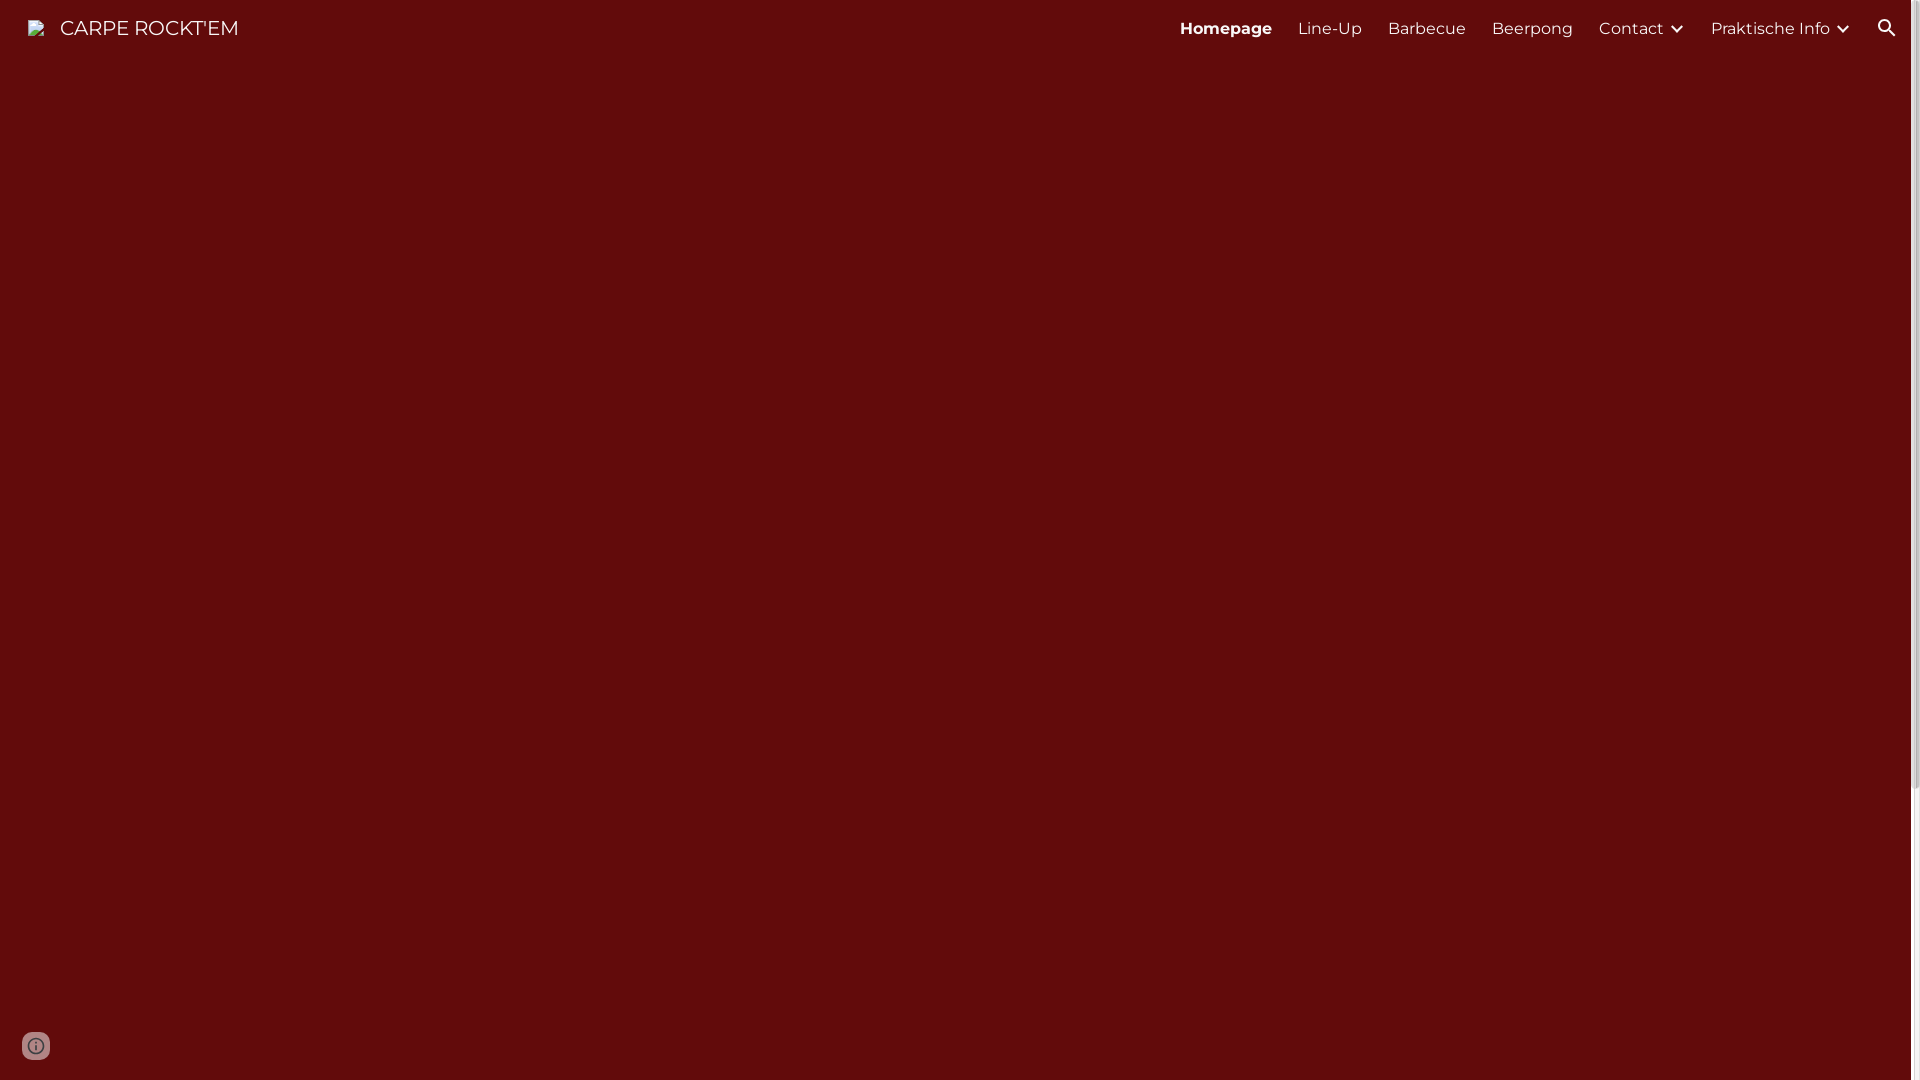 Image resolution: width=1920 pixels, height=1080 pixels. I want to click on 'CARPE ROCKT'EM', so click(15, 26).